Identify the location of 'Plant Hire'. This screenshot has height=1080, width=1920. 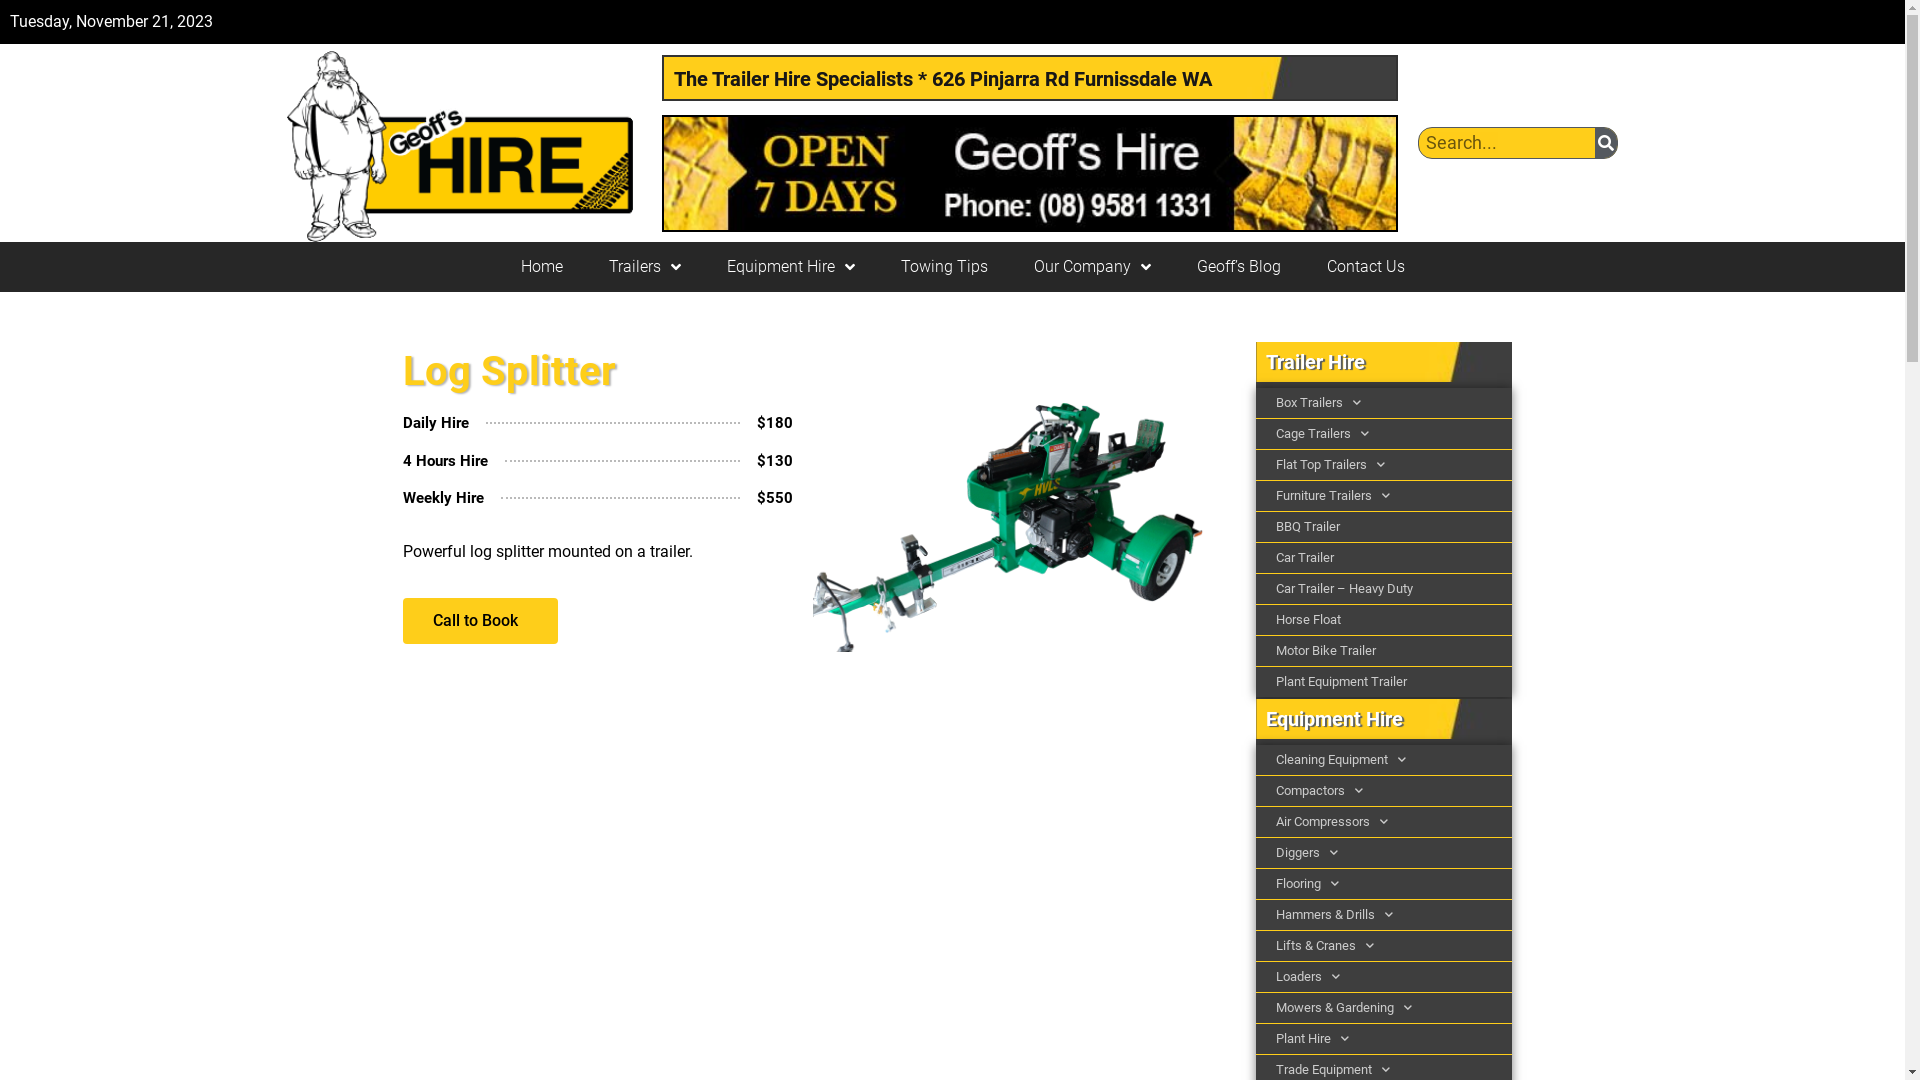
(1382, 1037).